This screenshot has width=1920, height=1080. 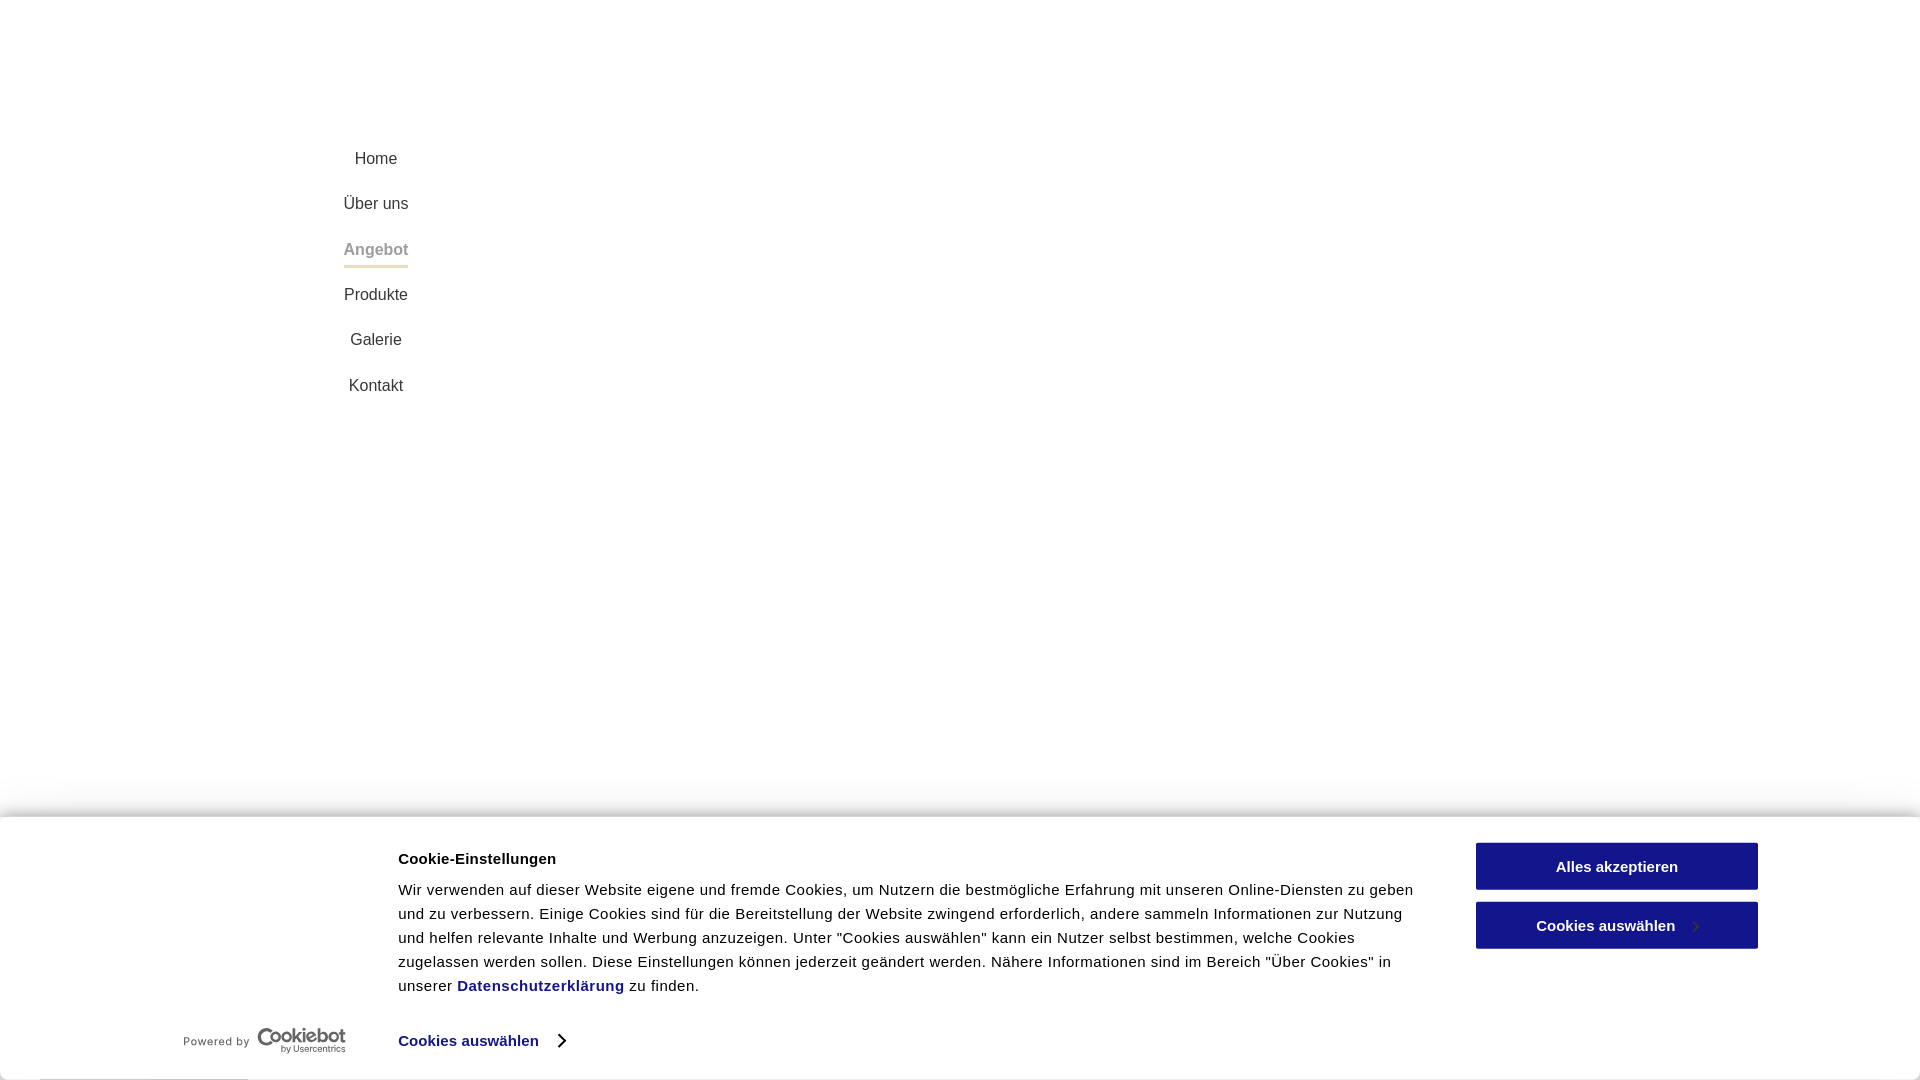 What do you see at coordinates (1617, 865) in the screenshot?
I see `'Alles akzeptieren'` at bounding box center [1617, 865].